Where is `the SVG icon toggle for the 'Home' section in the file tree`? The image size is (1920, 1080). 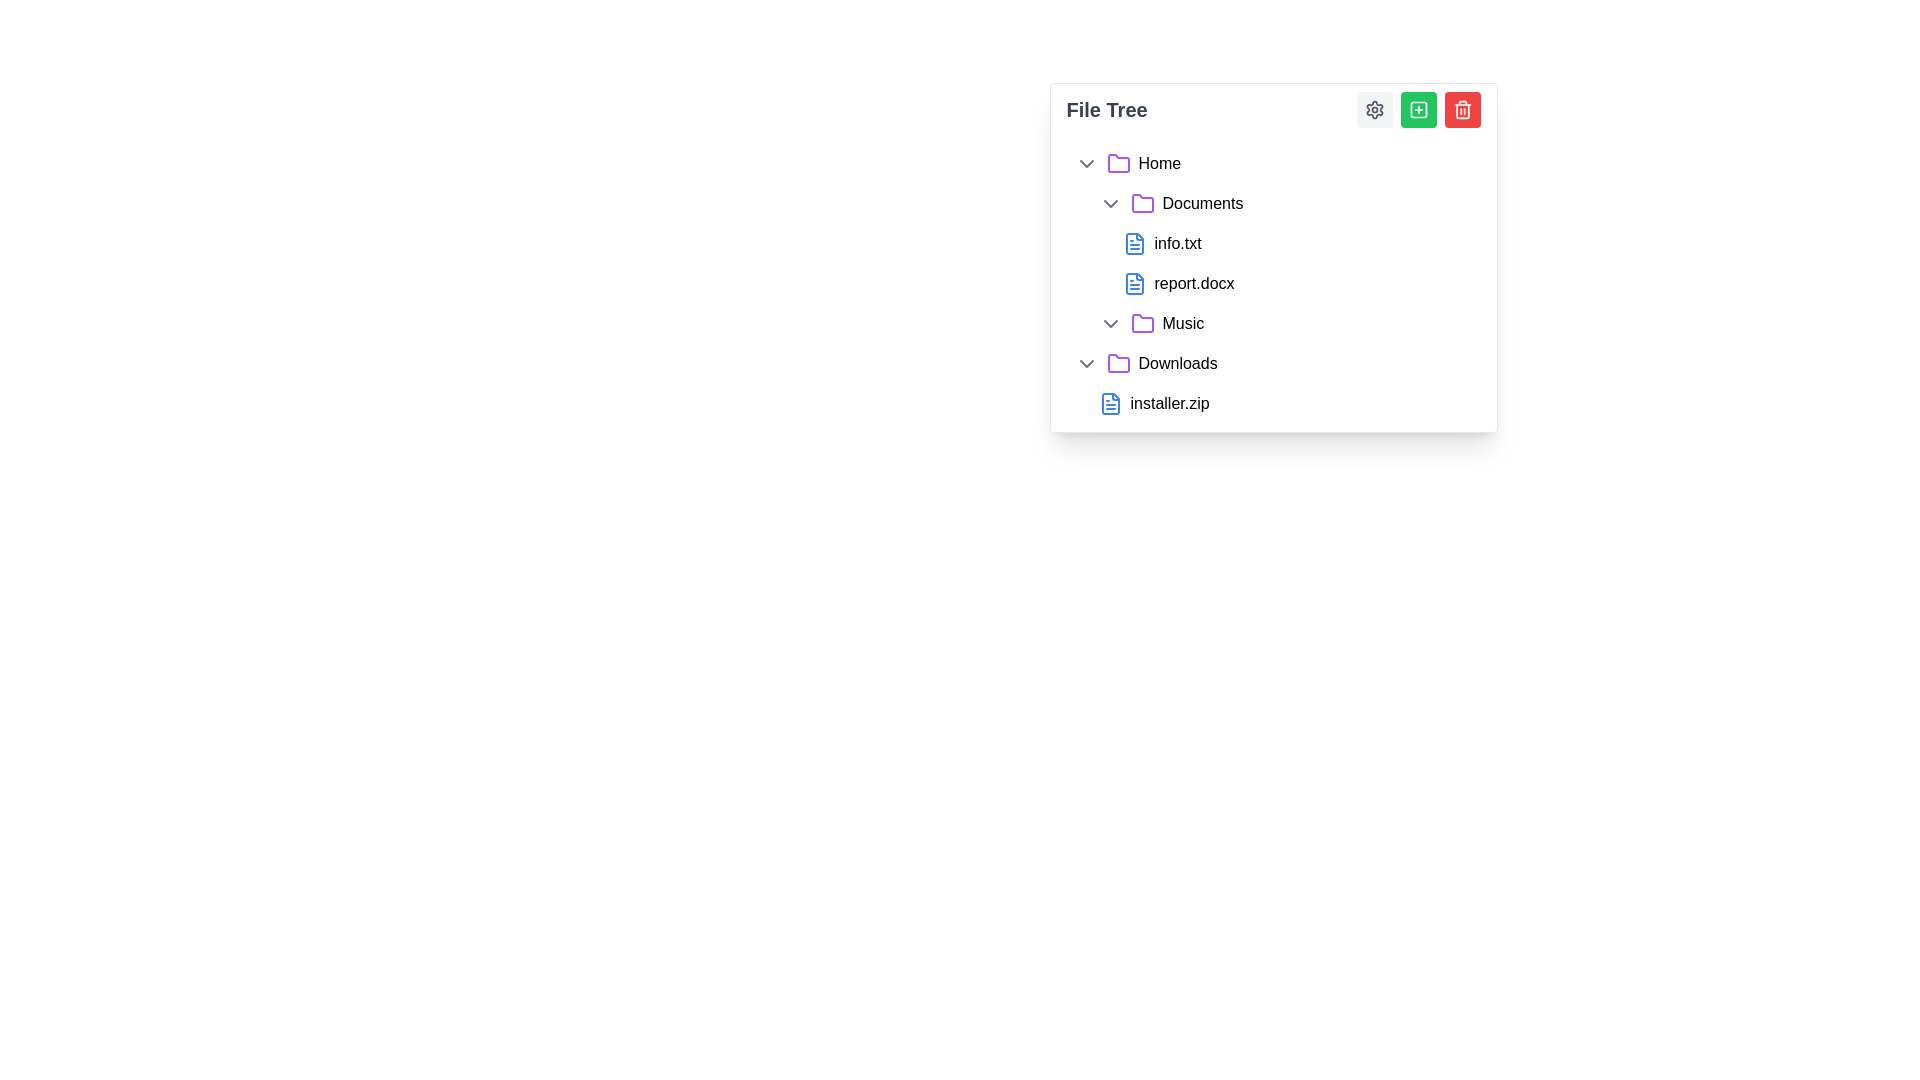
the SVG icon toggle for the 'Home' section in the file tree is located at coordinates (1085, 163).